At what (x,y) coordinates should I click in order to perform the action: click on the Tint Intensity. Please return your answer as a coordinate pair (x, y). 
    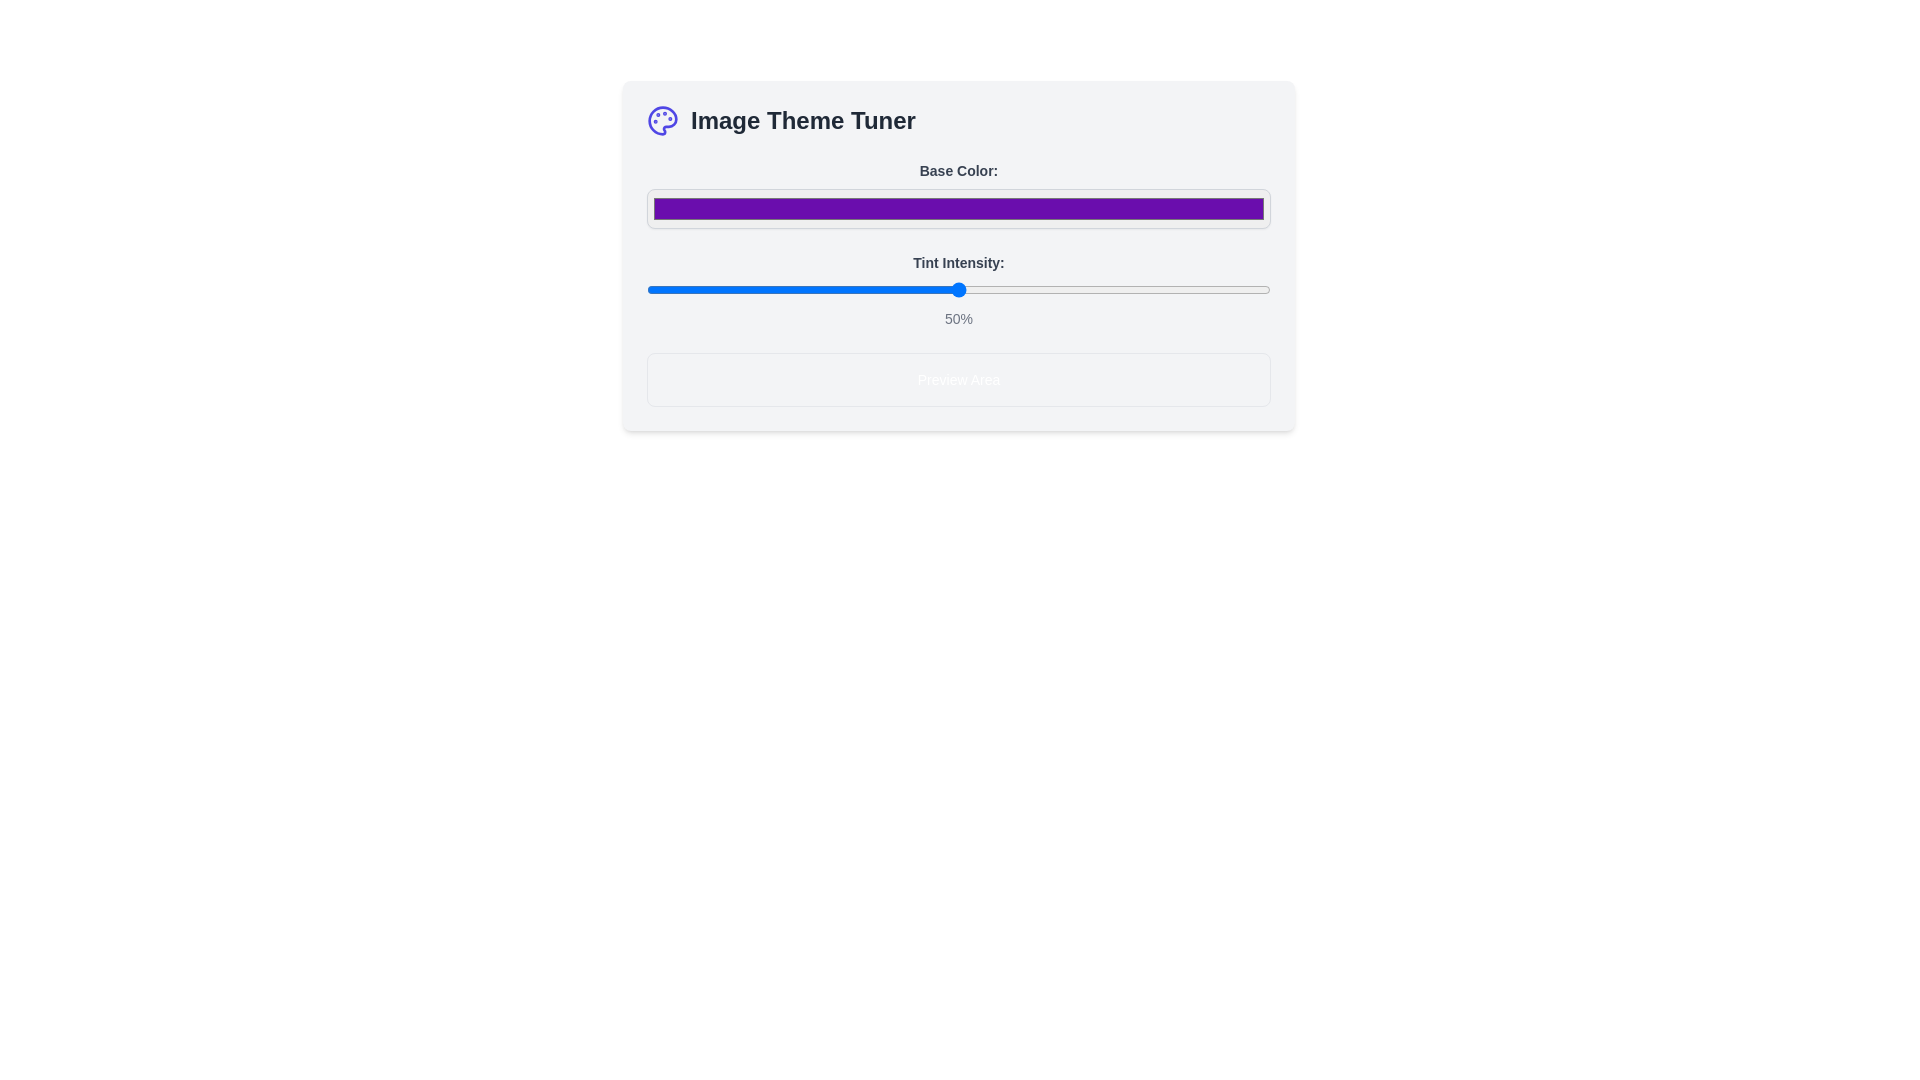
    Looking at the image, I should click on (1027, 289).